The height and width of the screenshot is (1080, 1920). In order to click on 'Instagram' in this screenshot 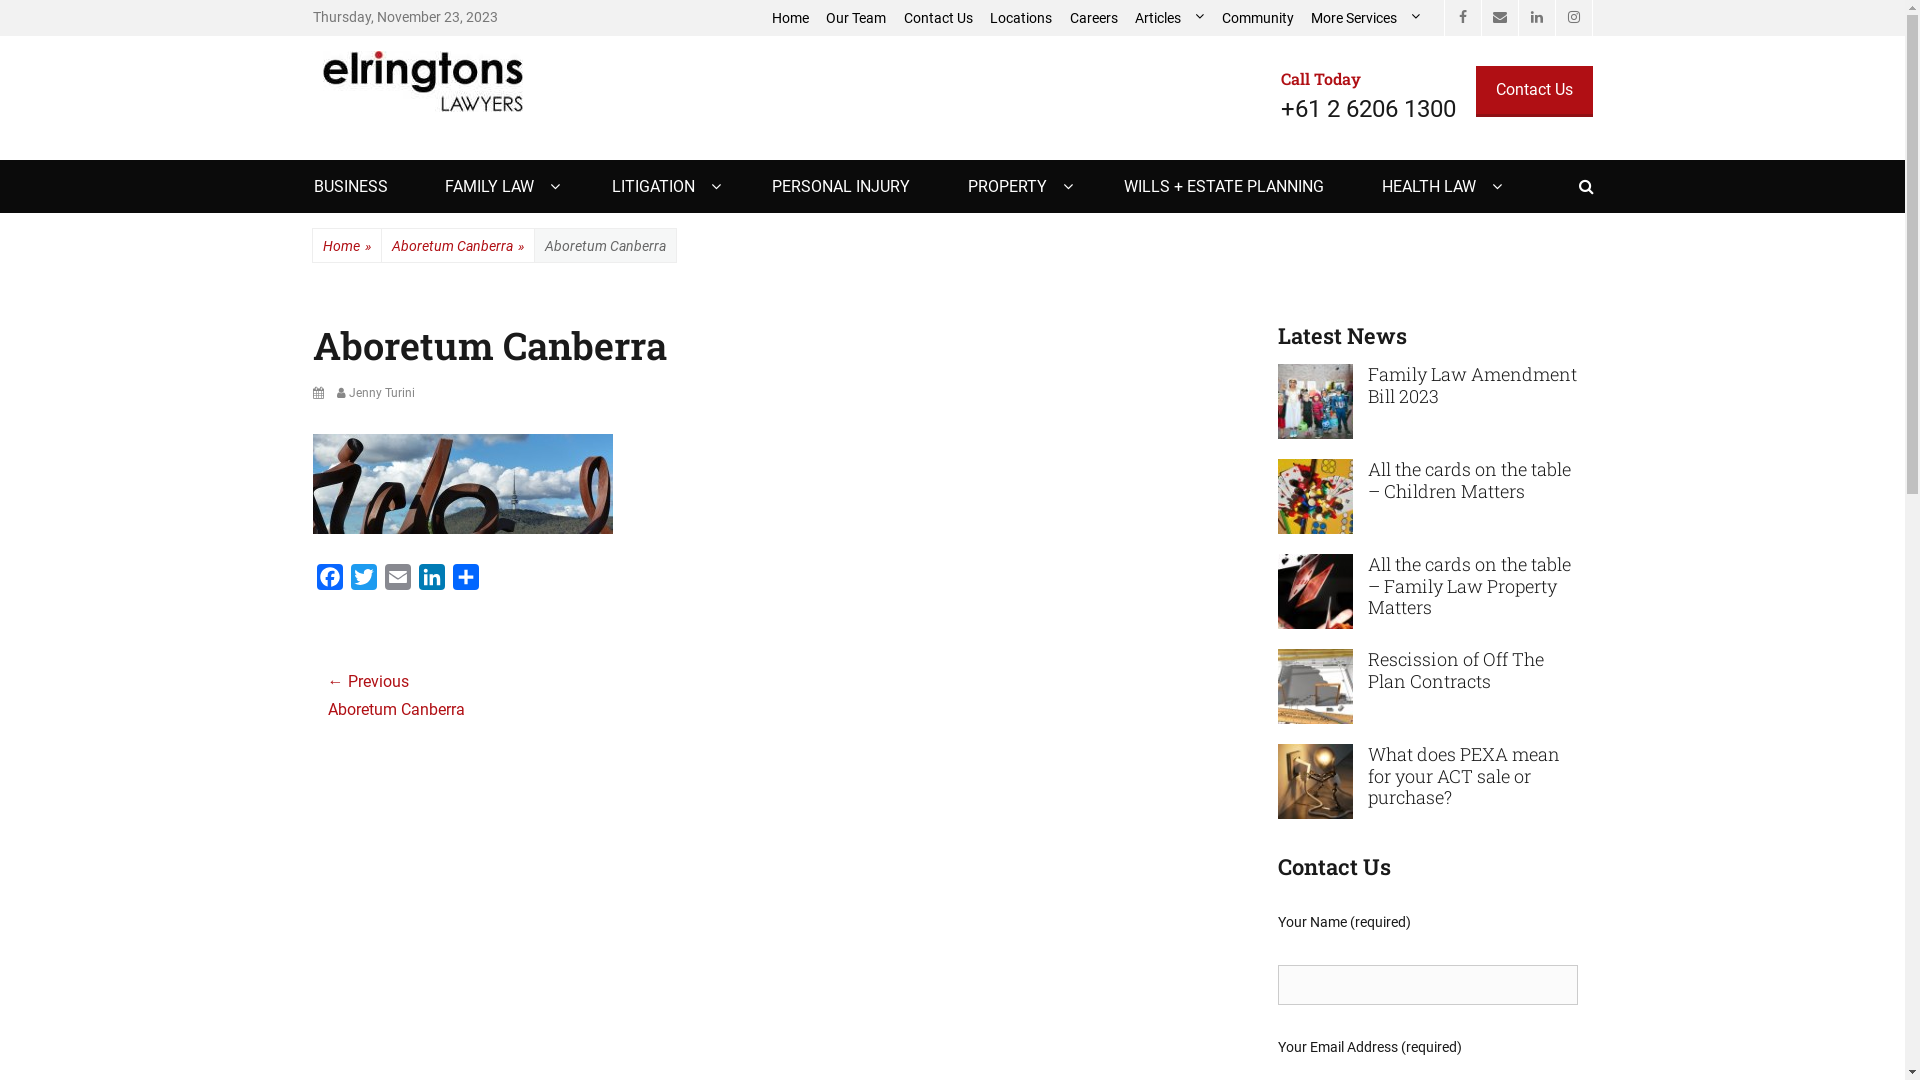, I will do `click(1572, 18)`.